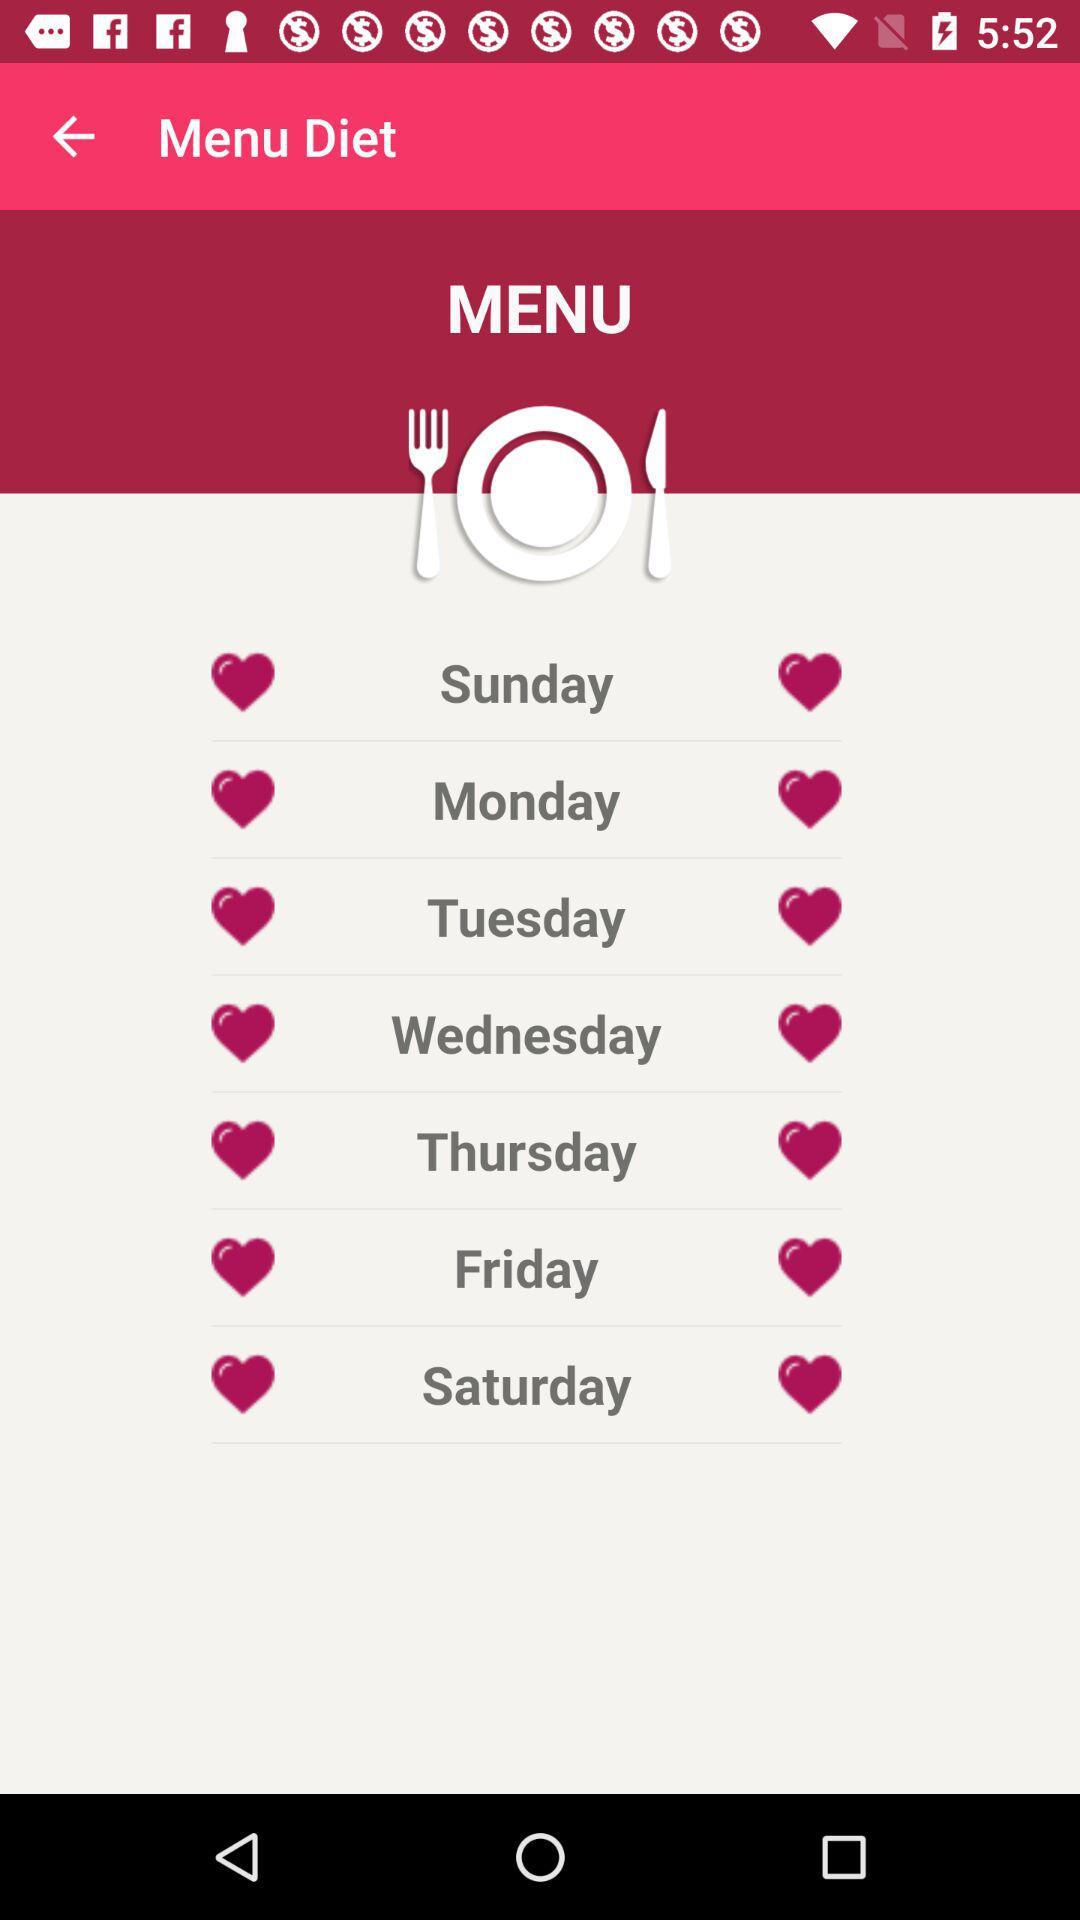 The height and width of the screenshot is (1920, 1080). Describe the element at coordinates (72, 135) in the screenshot. I see `item next to menu diet` at that location.